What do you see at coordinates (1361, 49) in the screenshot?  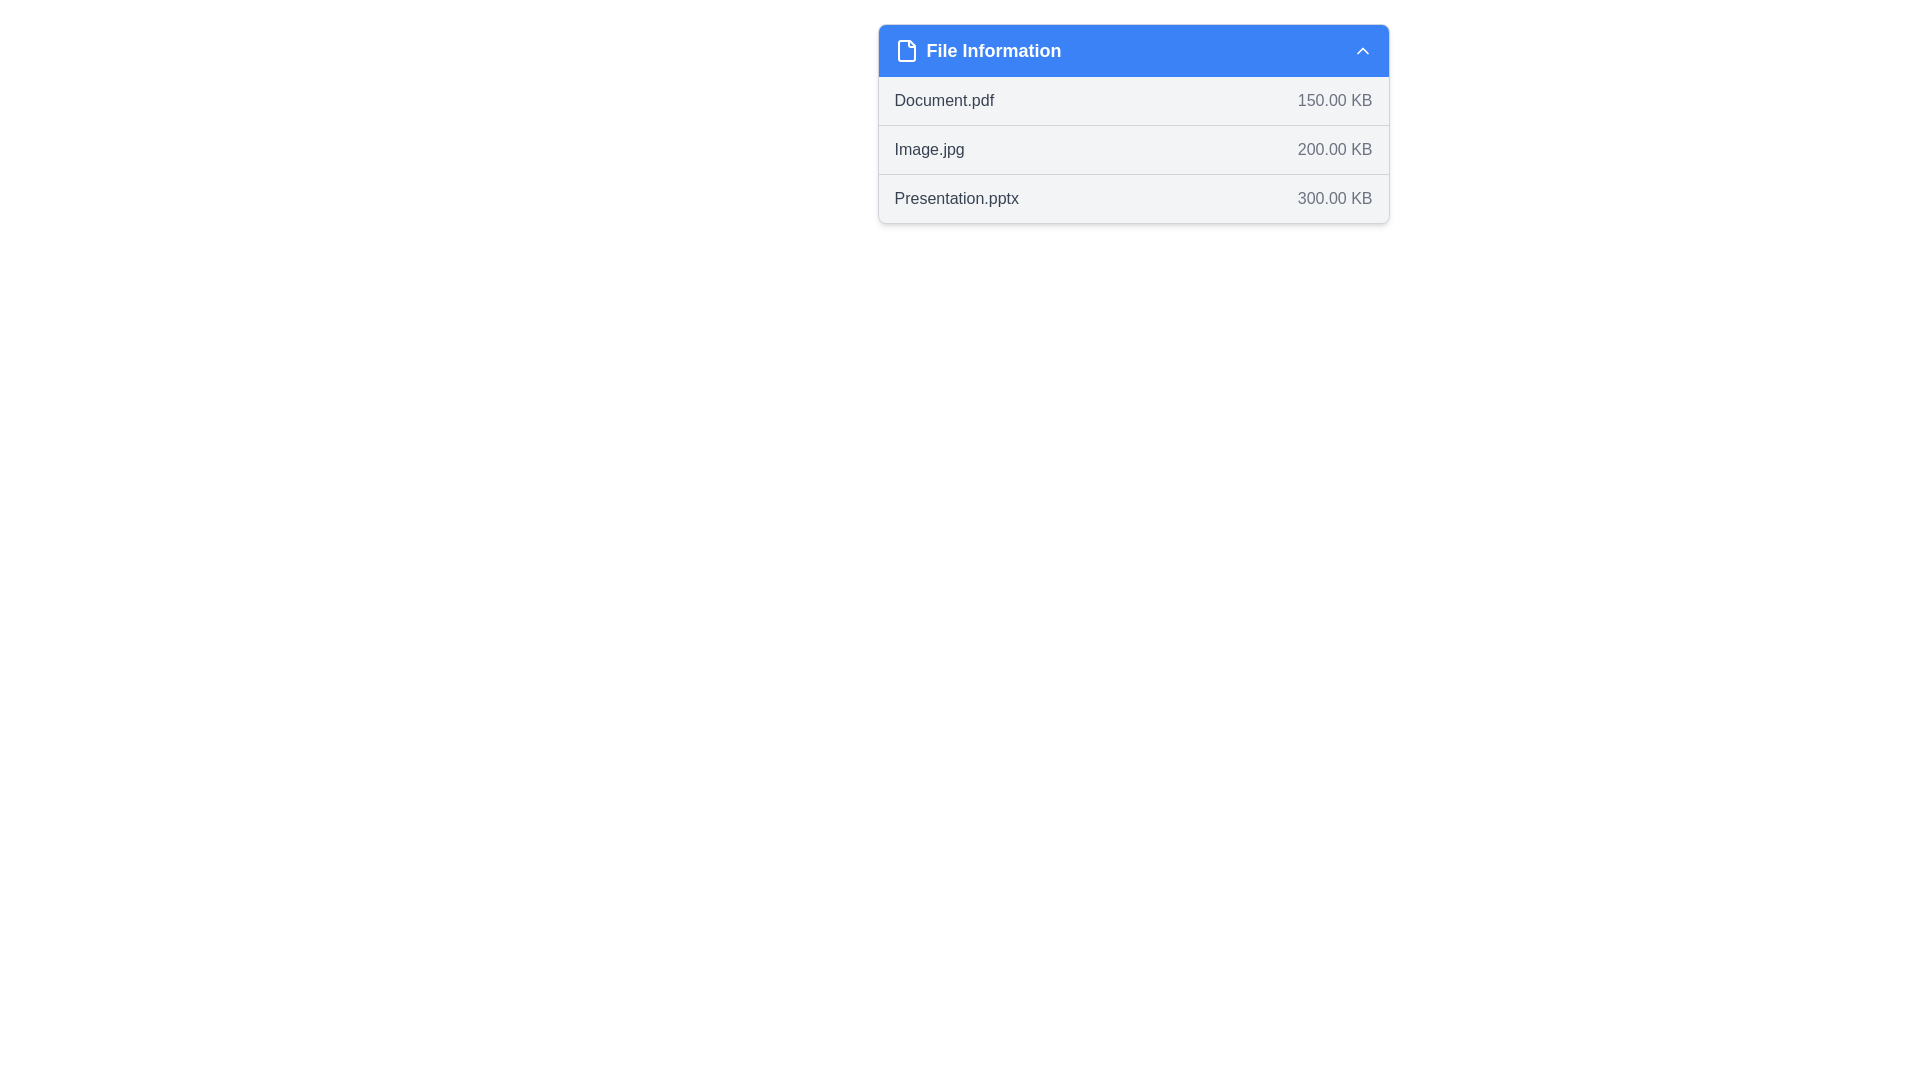 I see `the interactive icon located at the top-right corner of the 'File Information' panel` at bounding box center [1361, 49].